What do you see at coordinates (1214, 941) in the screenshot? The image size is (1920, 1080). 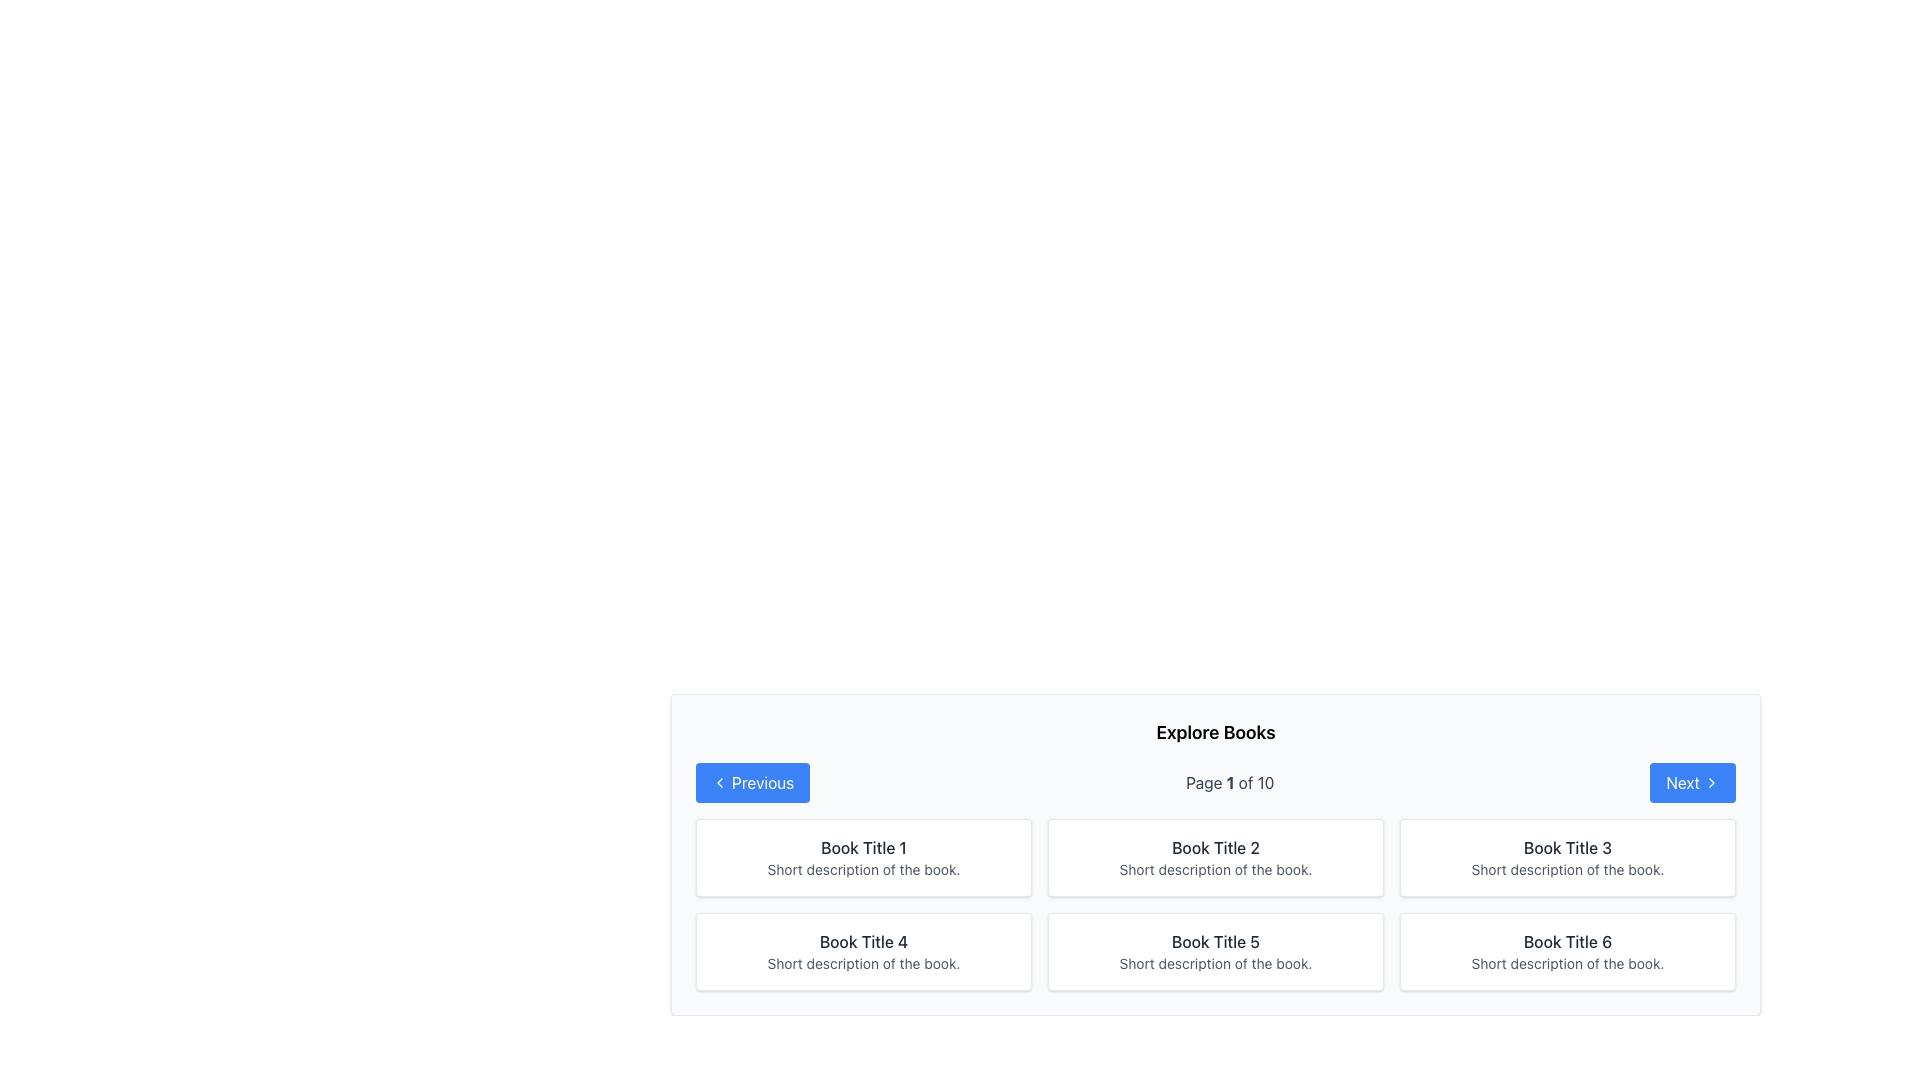 I see `the text label that serves as the title for the card, located centrally in the bottom row of the grid layout` at bounding box center [1214, 941].